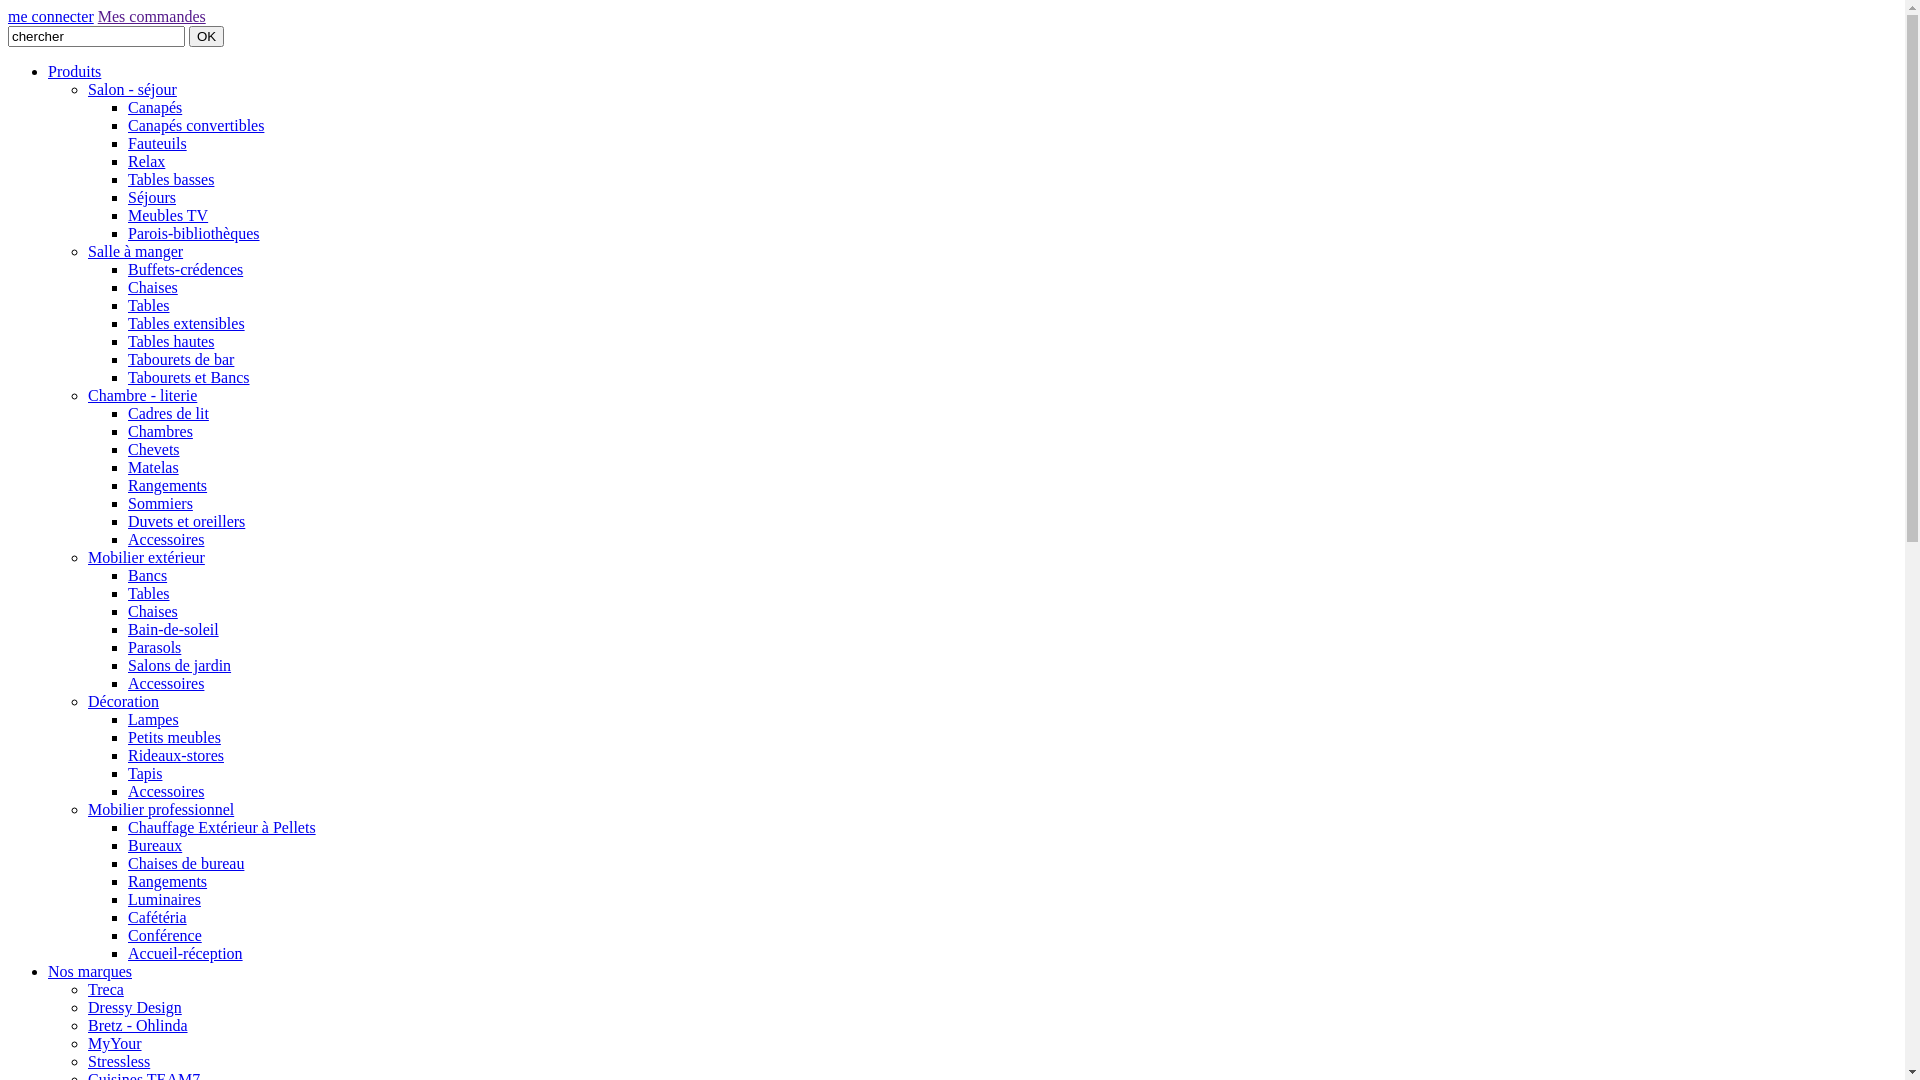 The image size is (1920, 1080). I want to click on 'Produits', so click(74, 70).